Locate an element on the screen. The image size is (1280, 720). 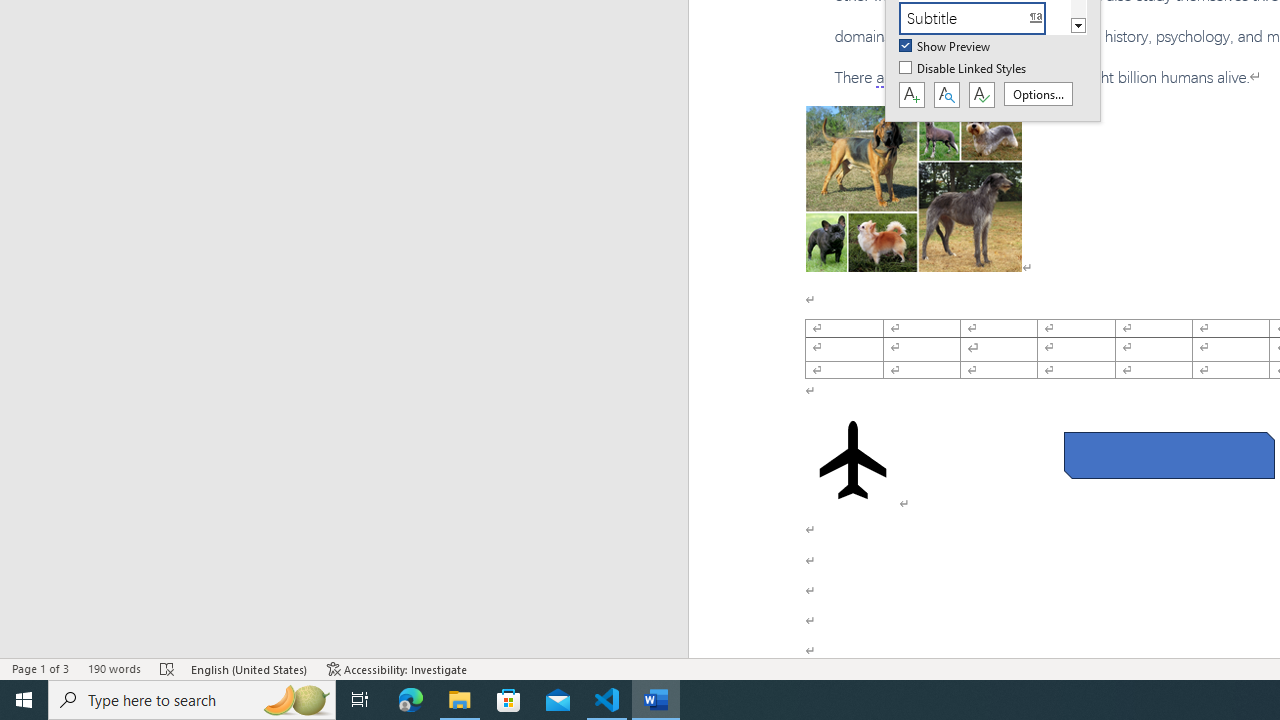
'Morphological variation in six dogs' is located at coordinates (912, 189).